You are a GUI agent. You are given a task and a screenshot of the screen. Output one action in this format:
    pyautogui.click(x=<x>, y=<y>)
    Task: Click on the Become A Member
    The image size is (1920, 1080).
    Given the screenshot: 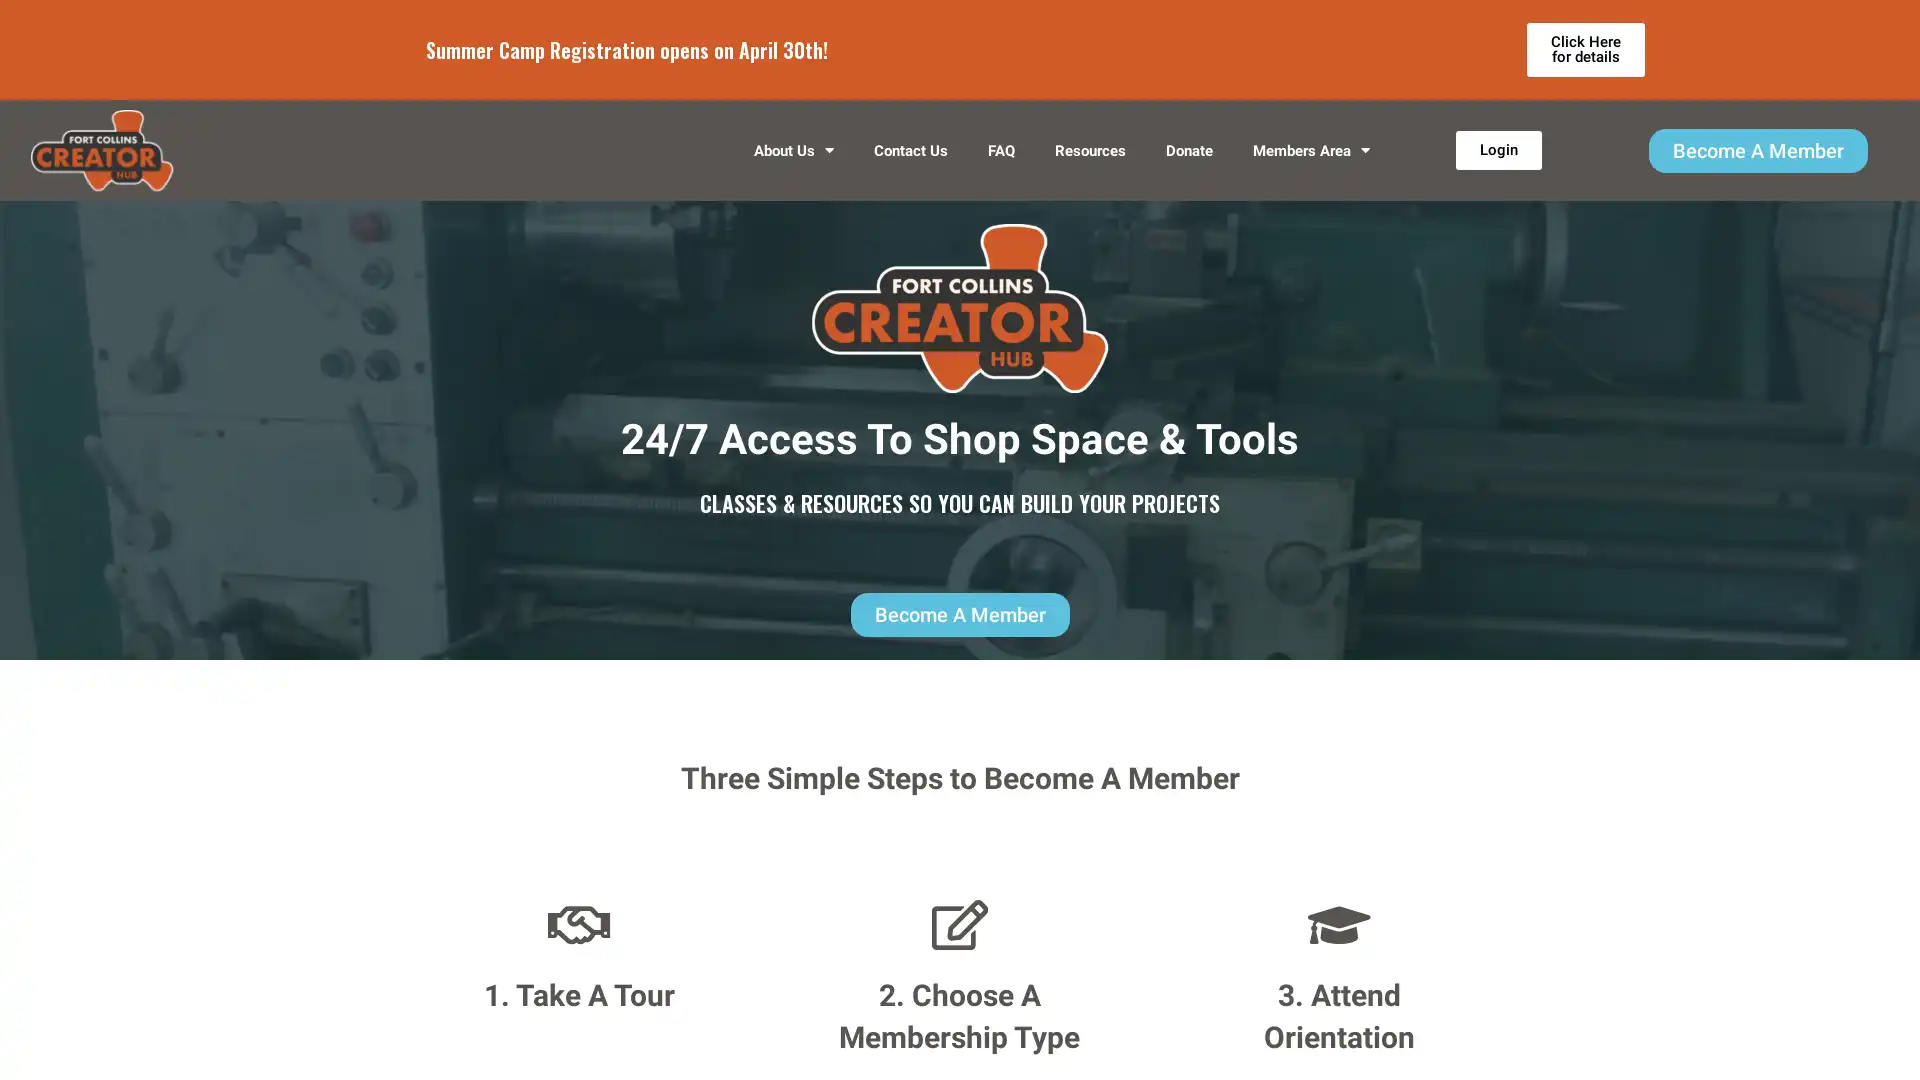 What is the action you would take?
    pyautogui.click(x=1756, y=149)
    